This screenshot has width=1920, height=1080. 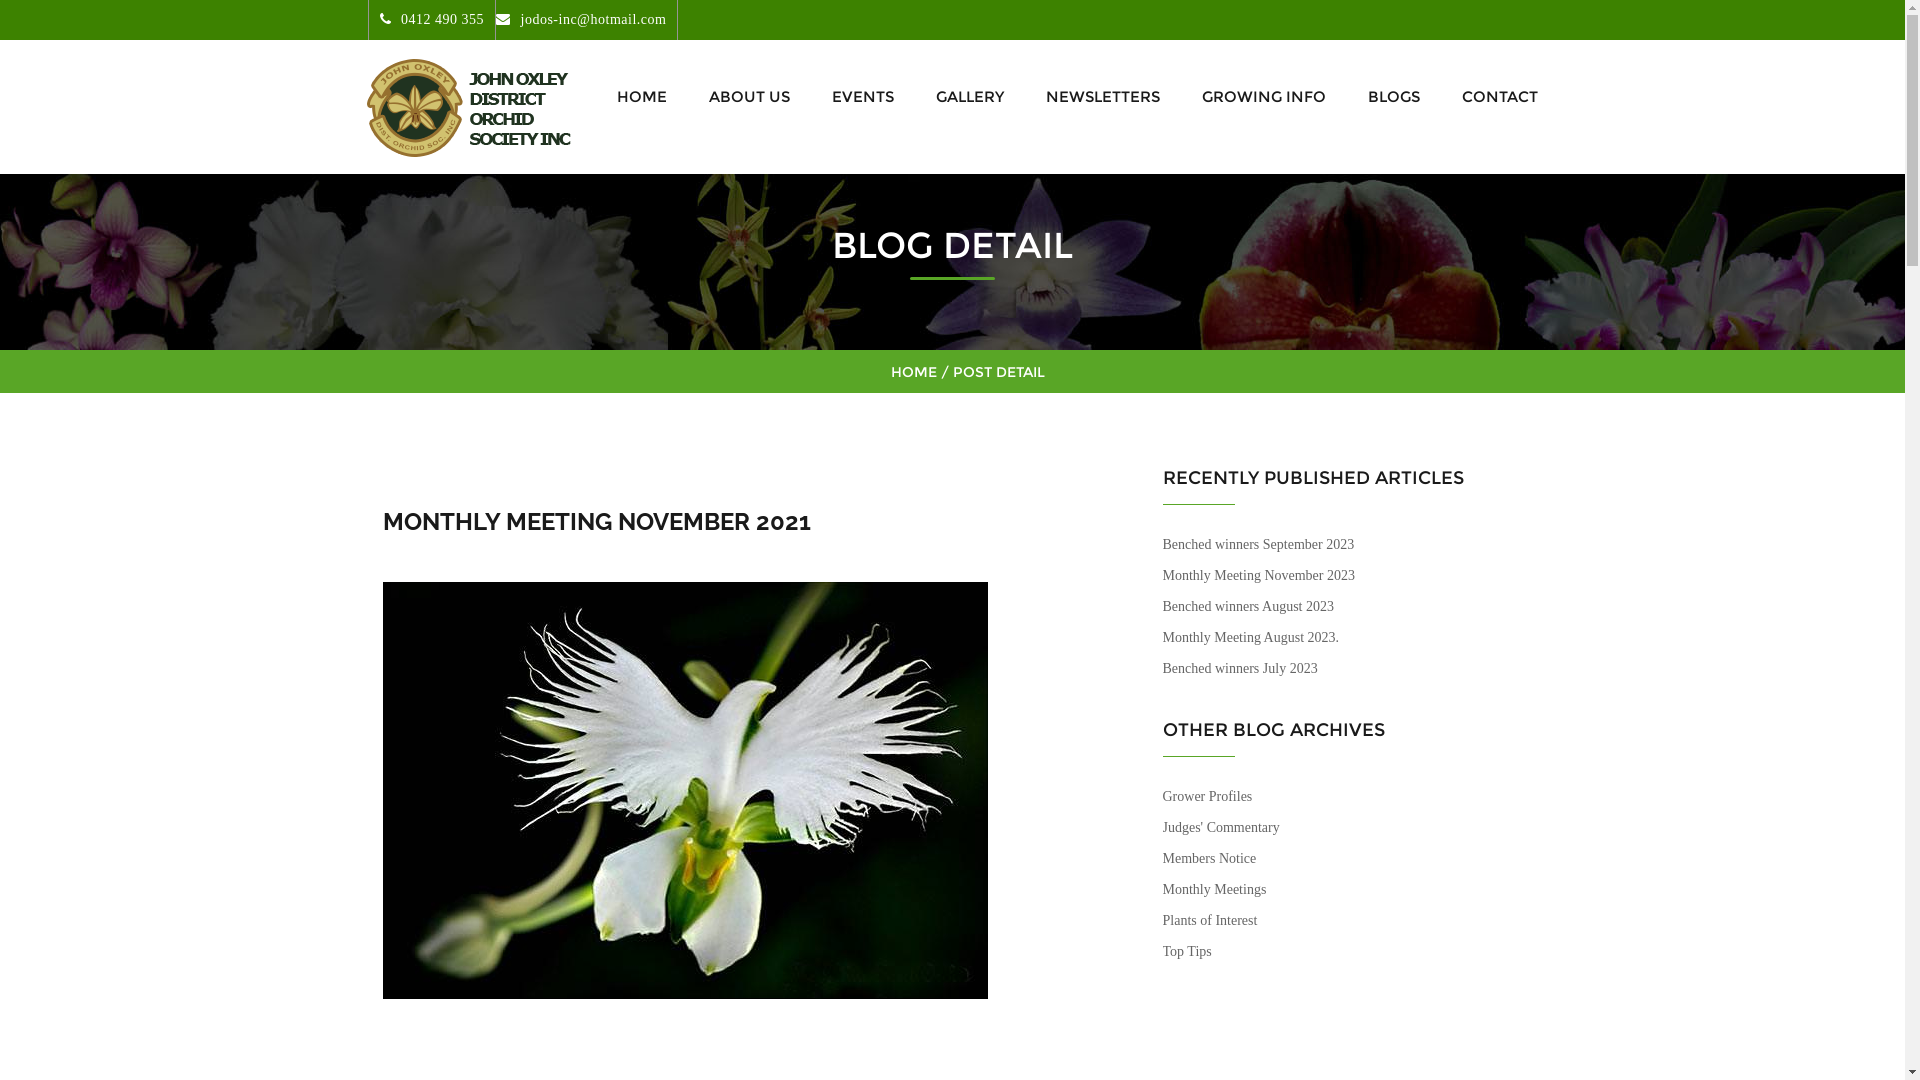 What do you see at coordinates (1249, 637) in the screenshot?
I see `'Monthly Meeting August 2023.'` at bounding box center [1249, 637].